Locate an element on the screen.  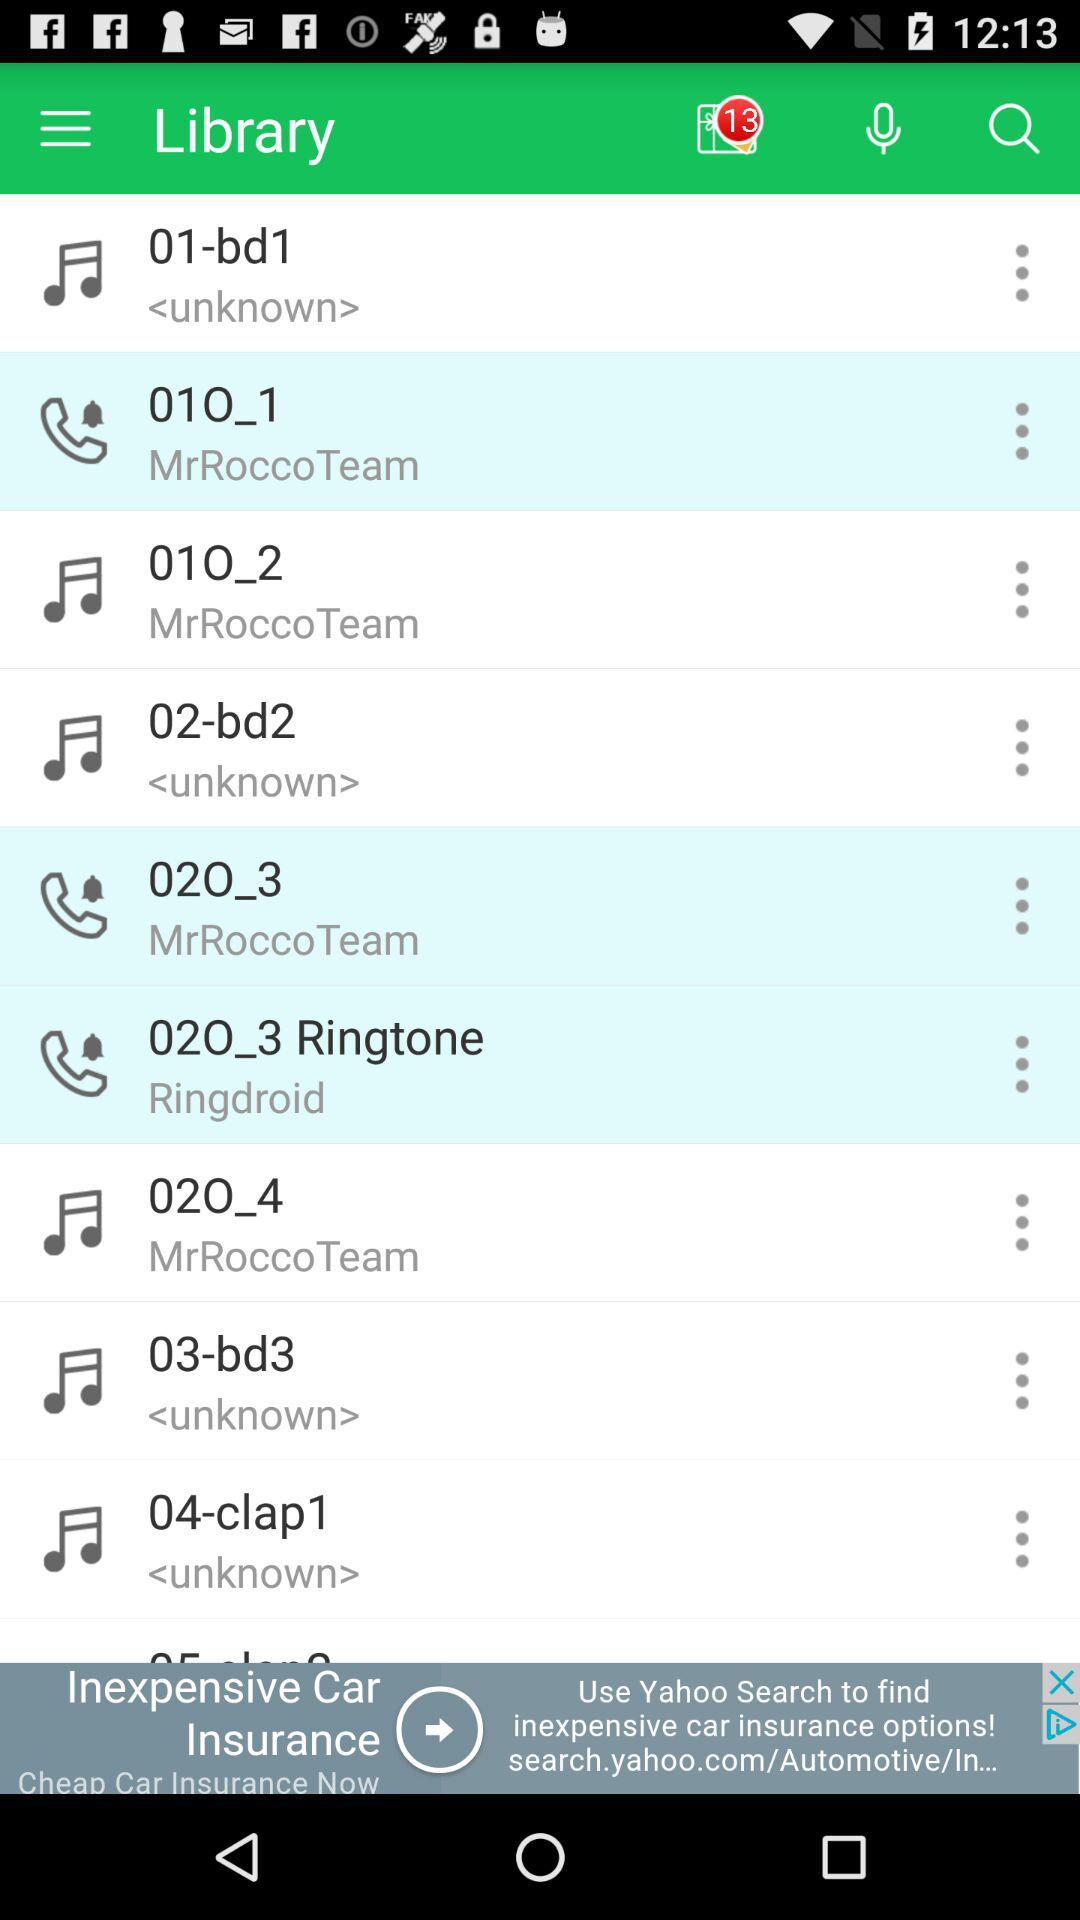
song is located at coordinates (1022, 1538).